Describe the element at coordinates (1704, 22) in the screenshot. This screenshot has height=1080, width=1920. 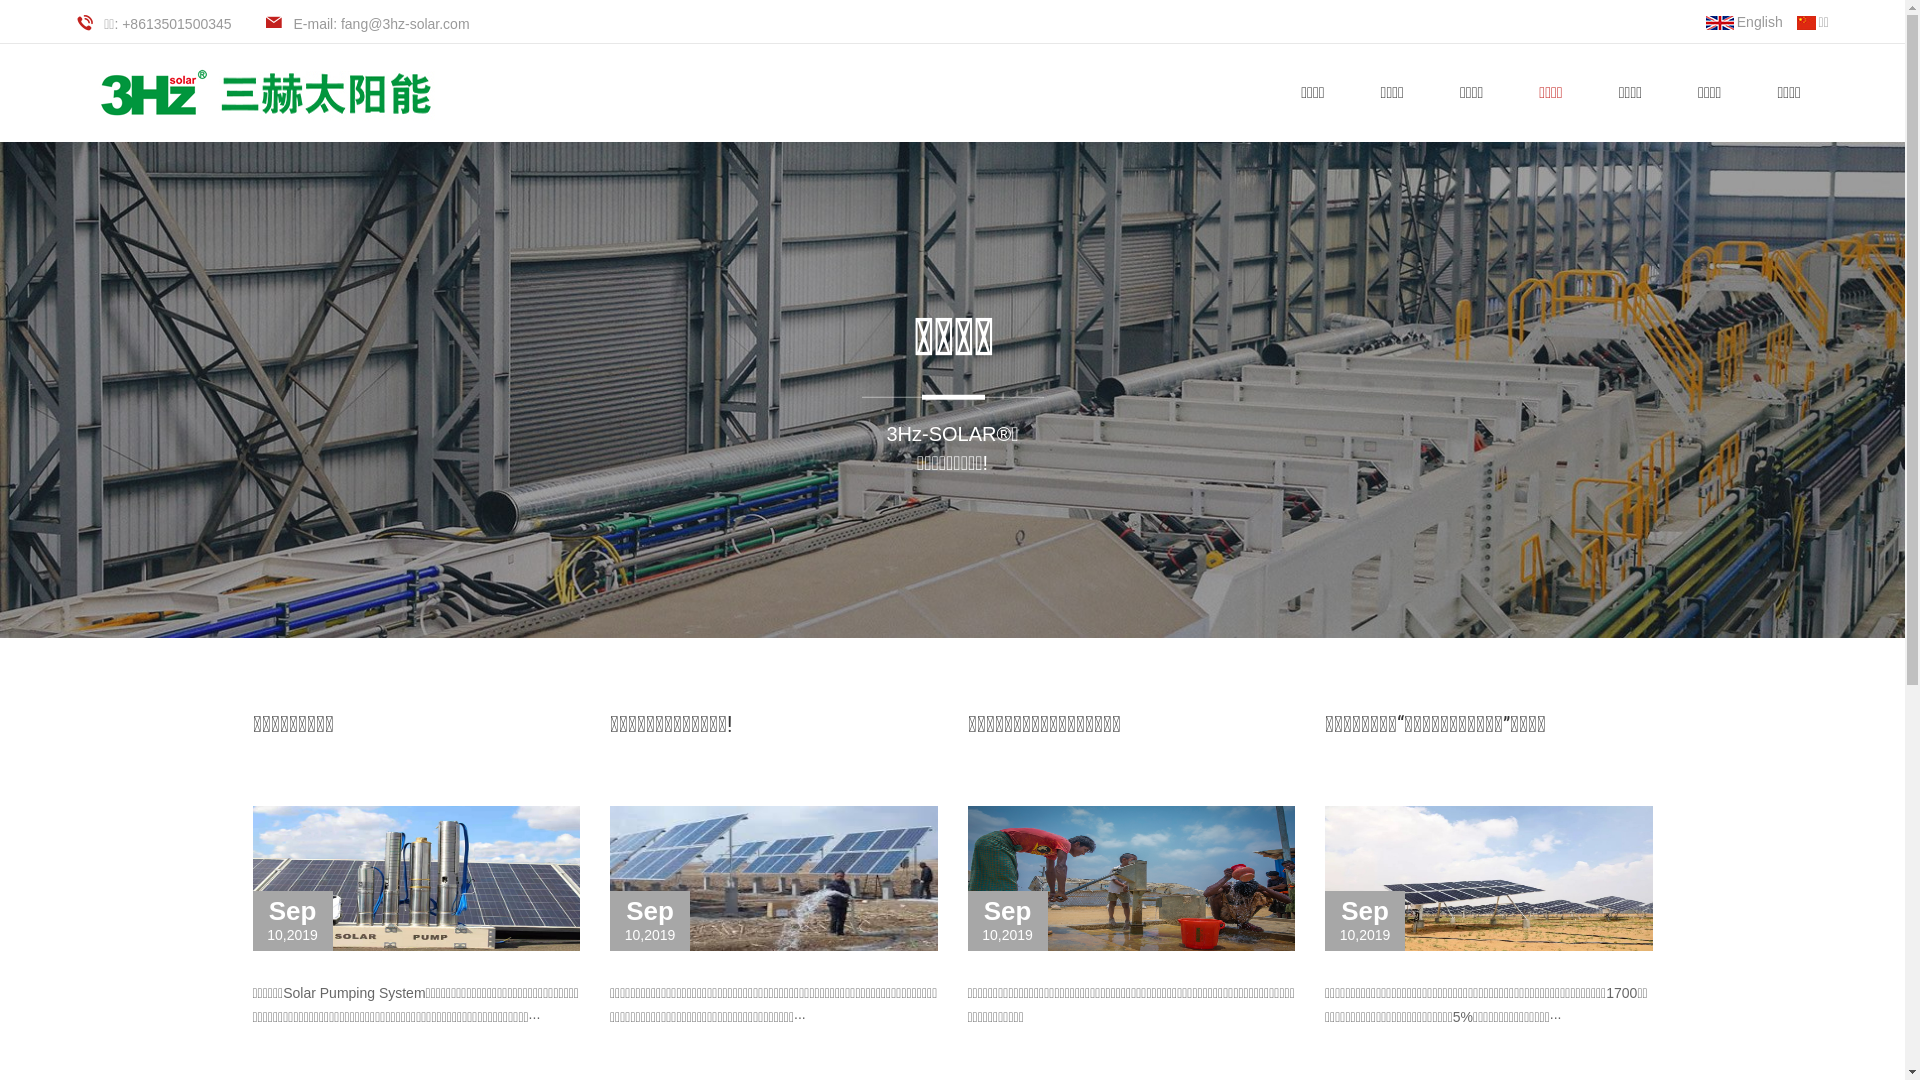
I see `'English'` at that location.